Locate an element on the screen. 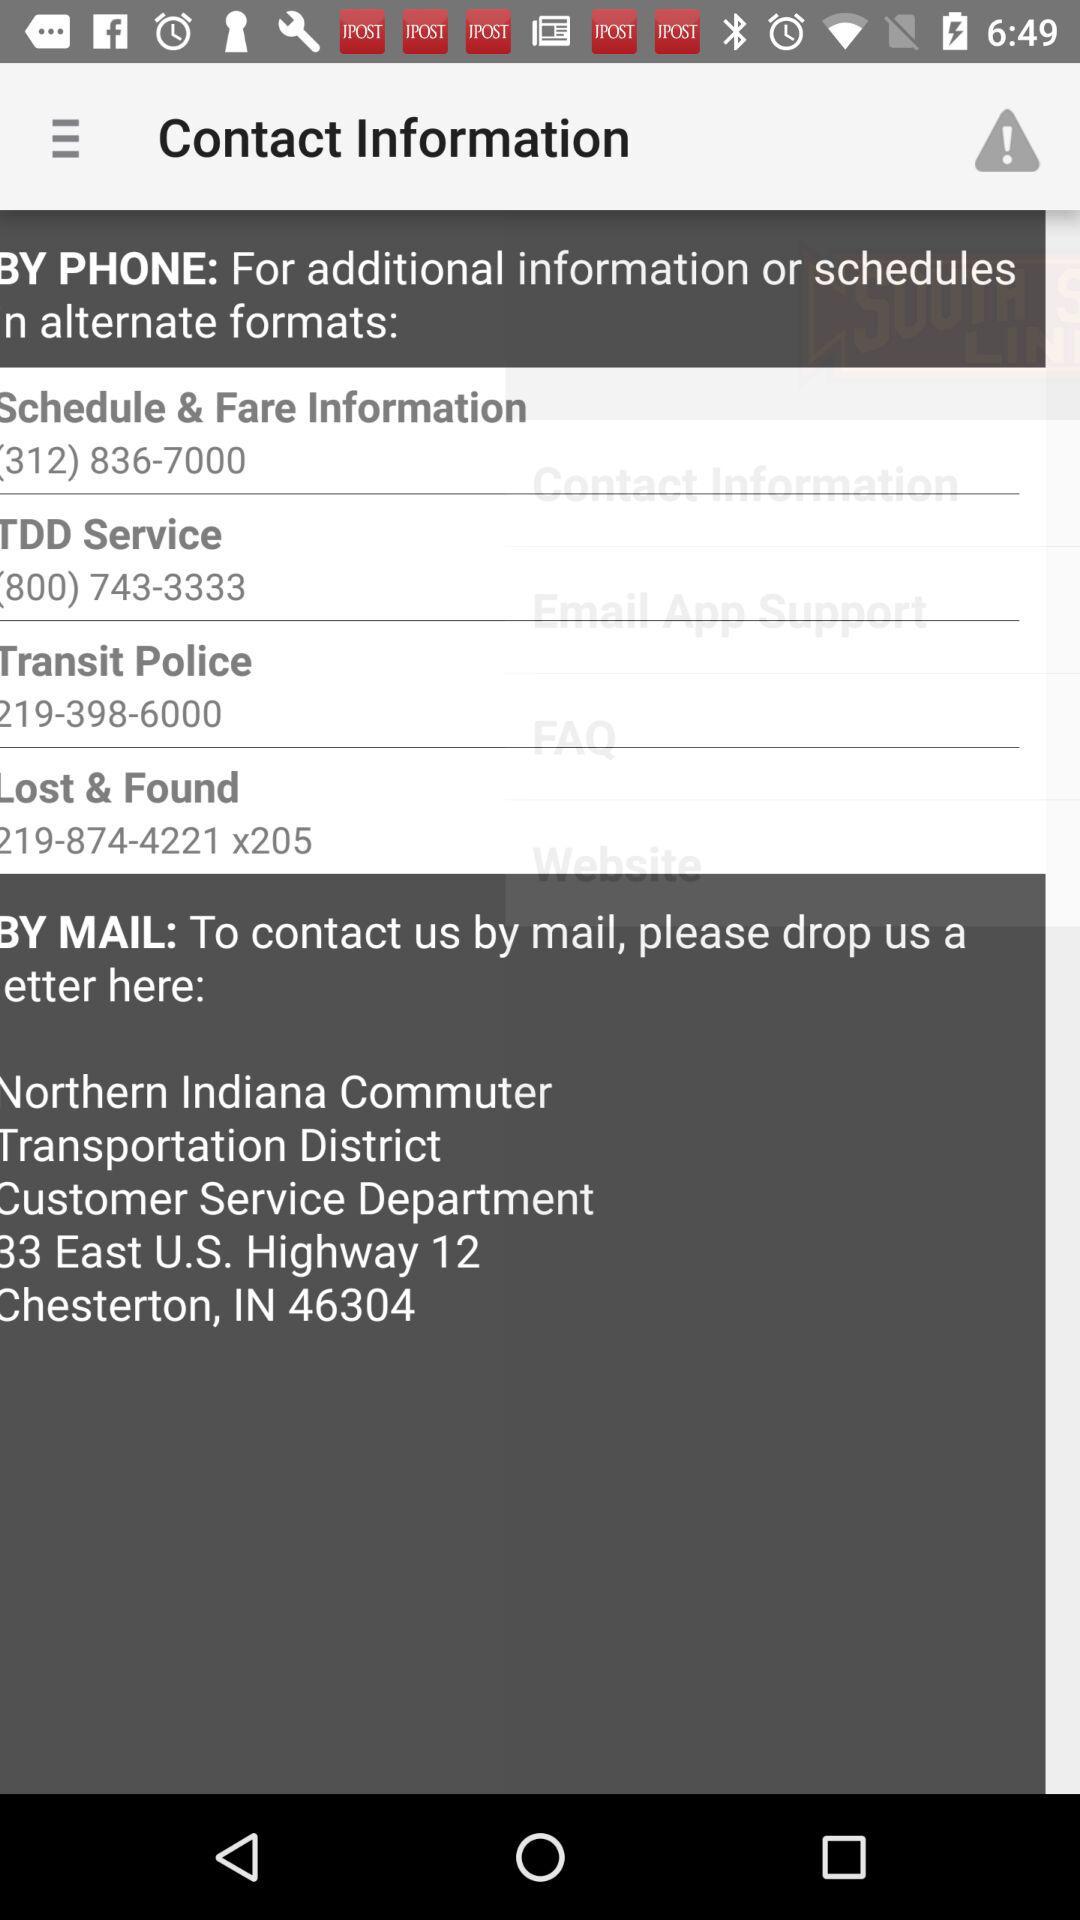 This screenshot has width=1080, height=1920. the item to the left of contact information icon is located at coordinates (72, 135).